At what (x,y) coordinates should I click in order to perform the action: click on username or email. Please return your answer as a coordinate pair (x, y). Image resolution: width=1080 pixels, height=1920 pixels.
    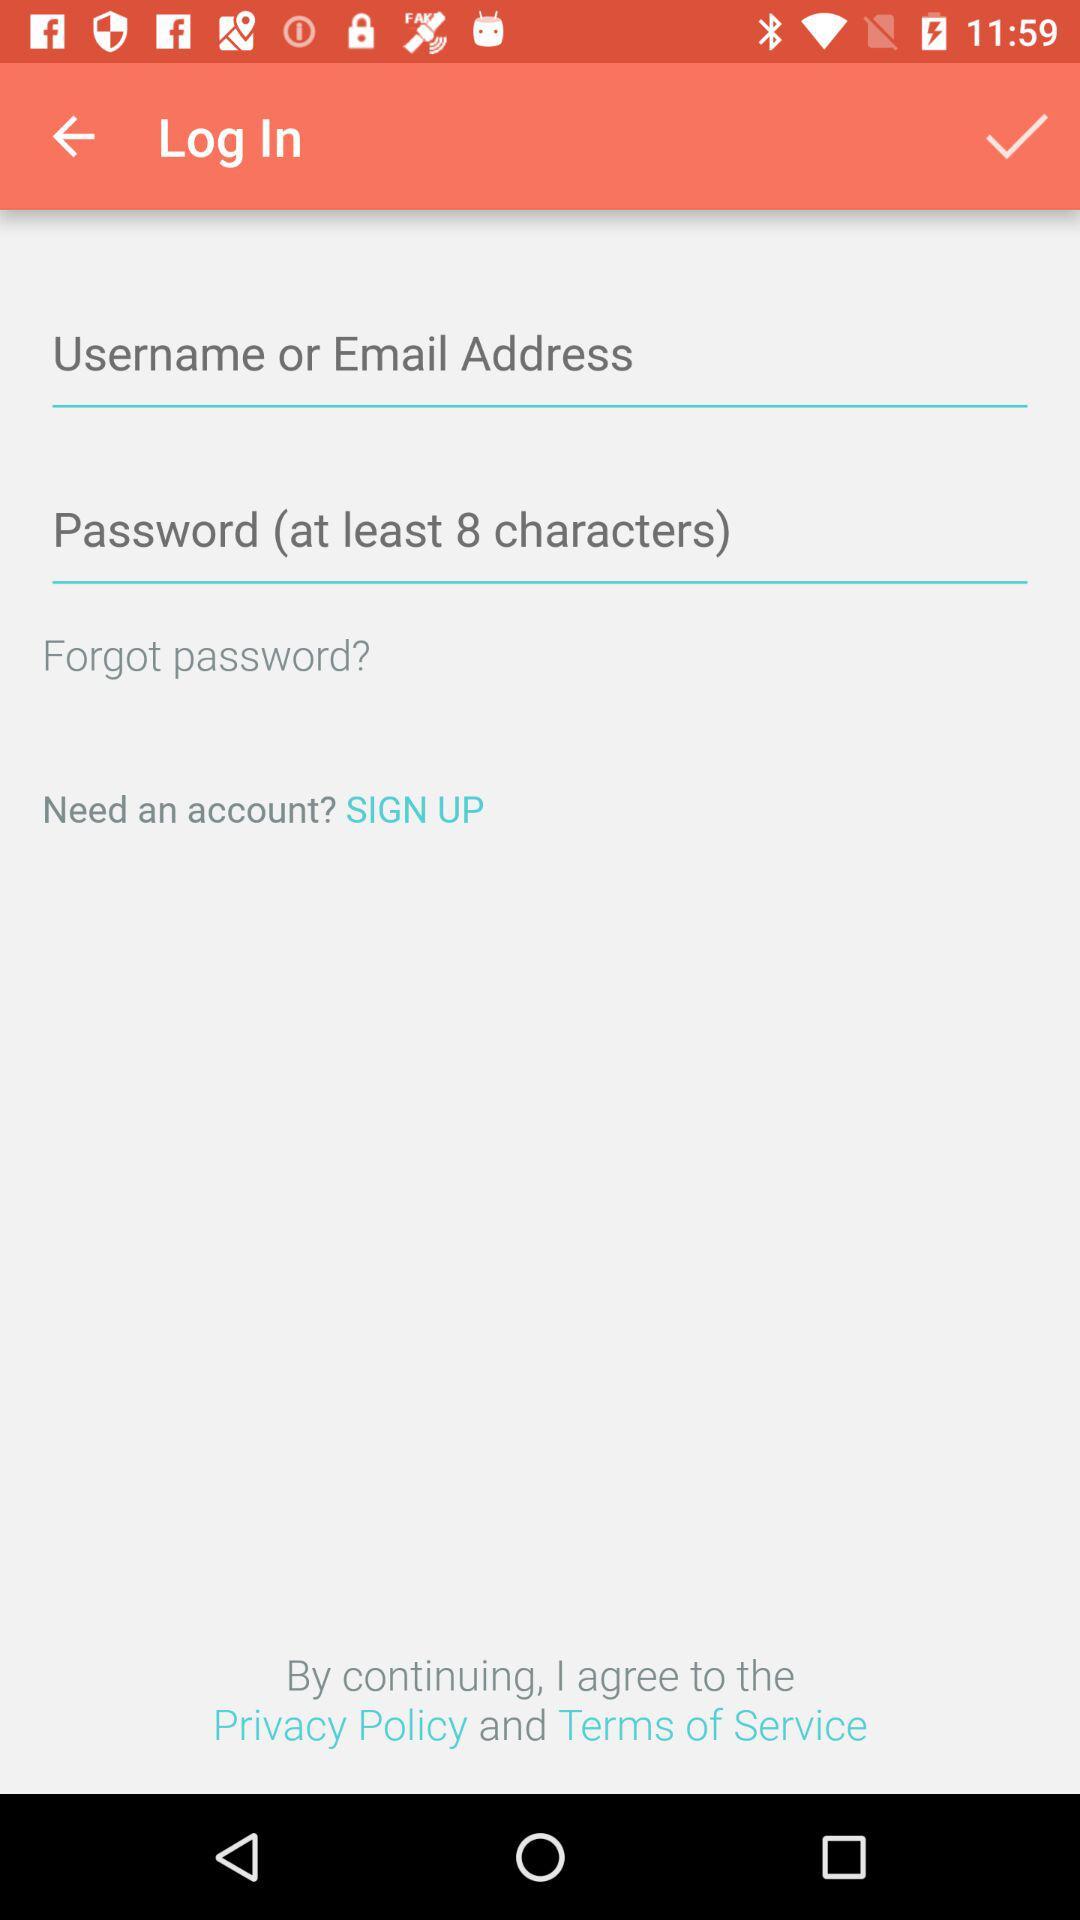
    Looking at the image, I should click on (540, 354).